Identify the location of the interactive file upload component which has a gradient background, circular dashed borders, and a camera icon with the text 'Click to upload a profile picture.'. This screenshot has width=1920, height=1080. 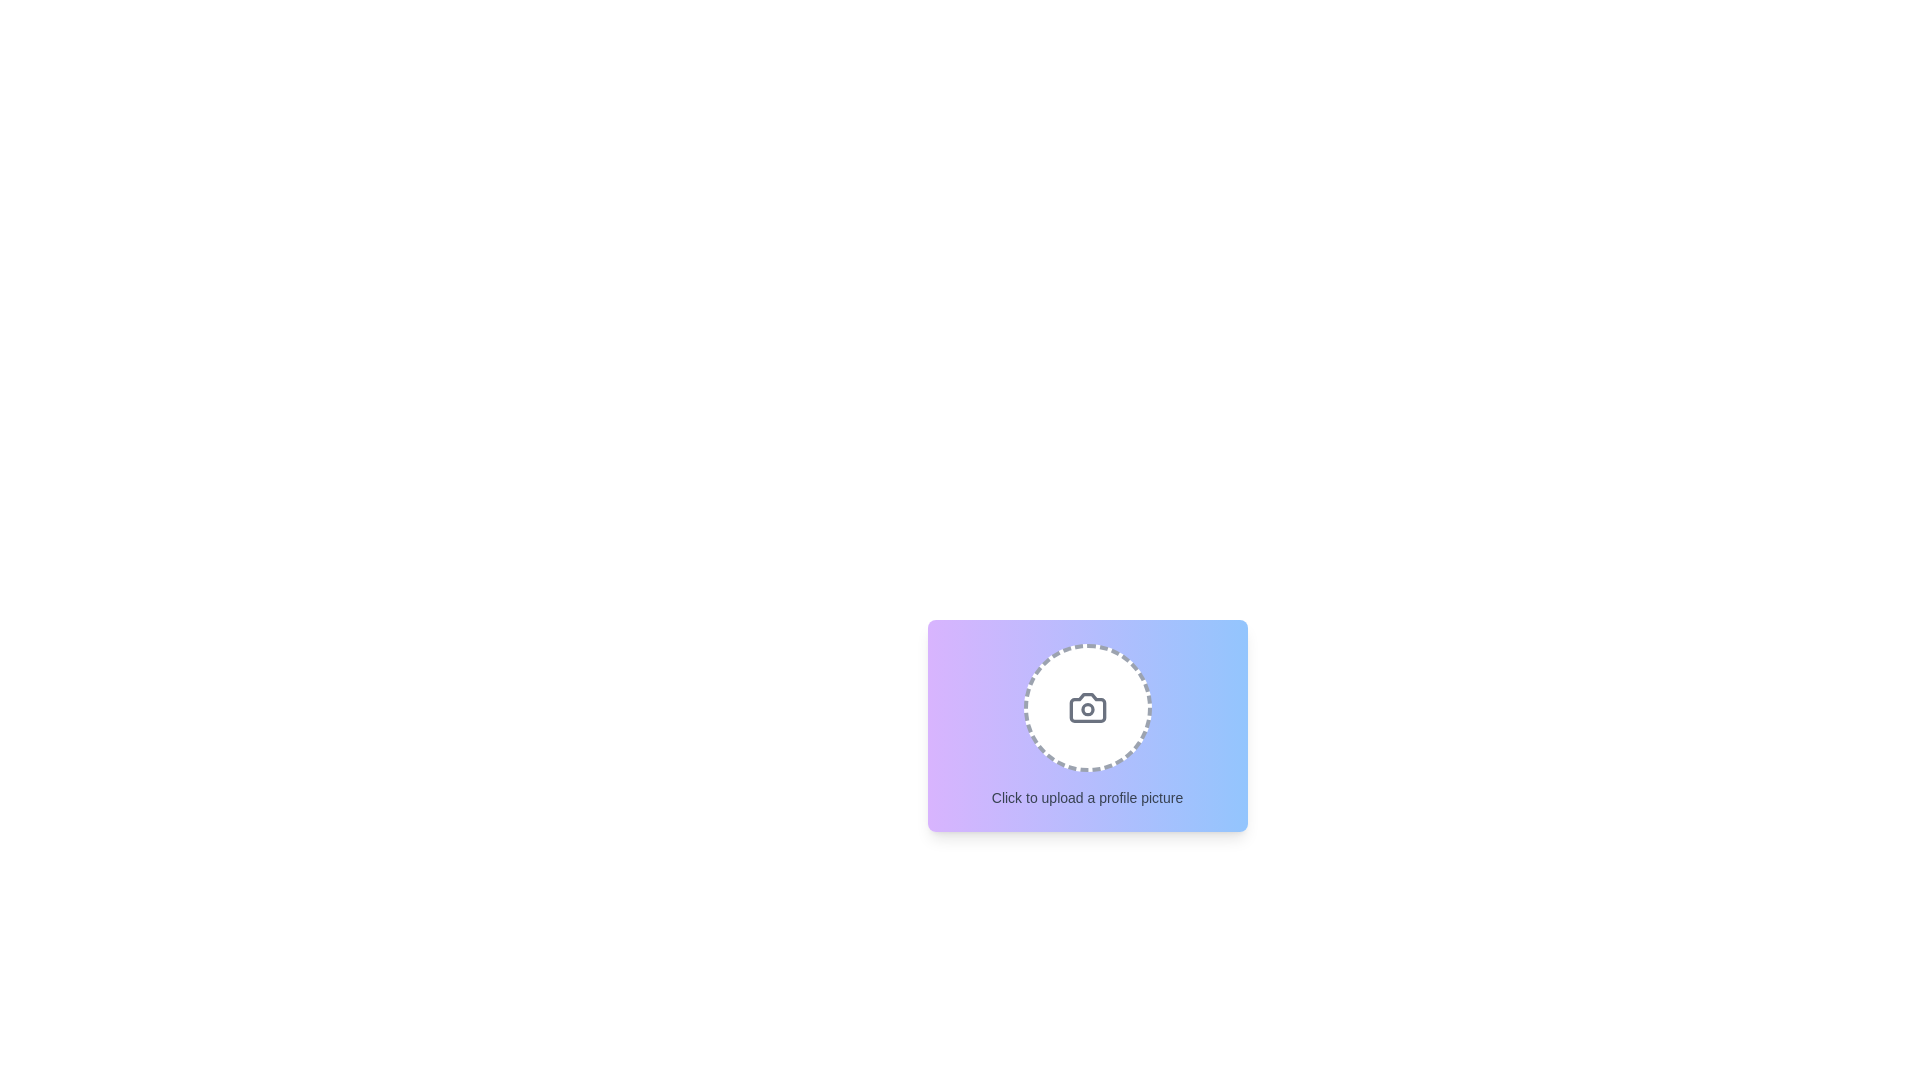
(1086, 725).